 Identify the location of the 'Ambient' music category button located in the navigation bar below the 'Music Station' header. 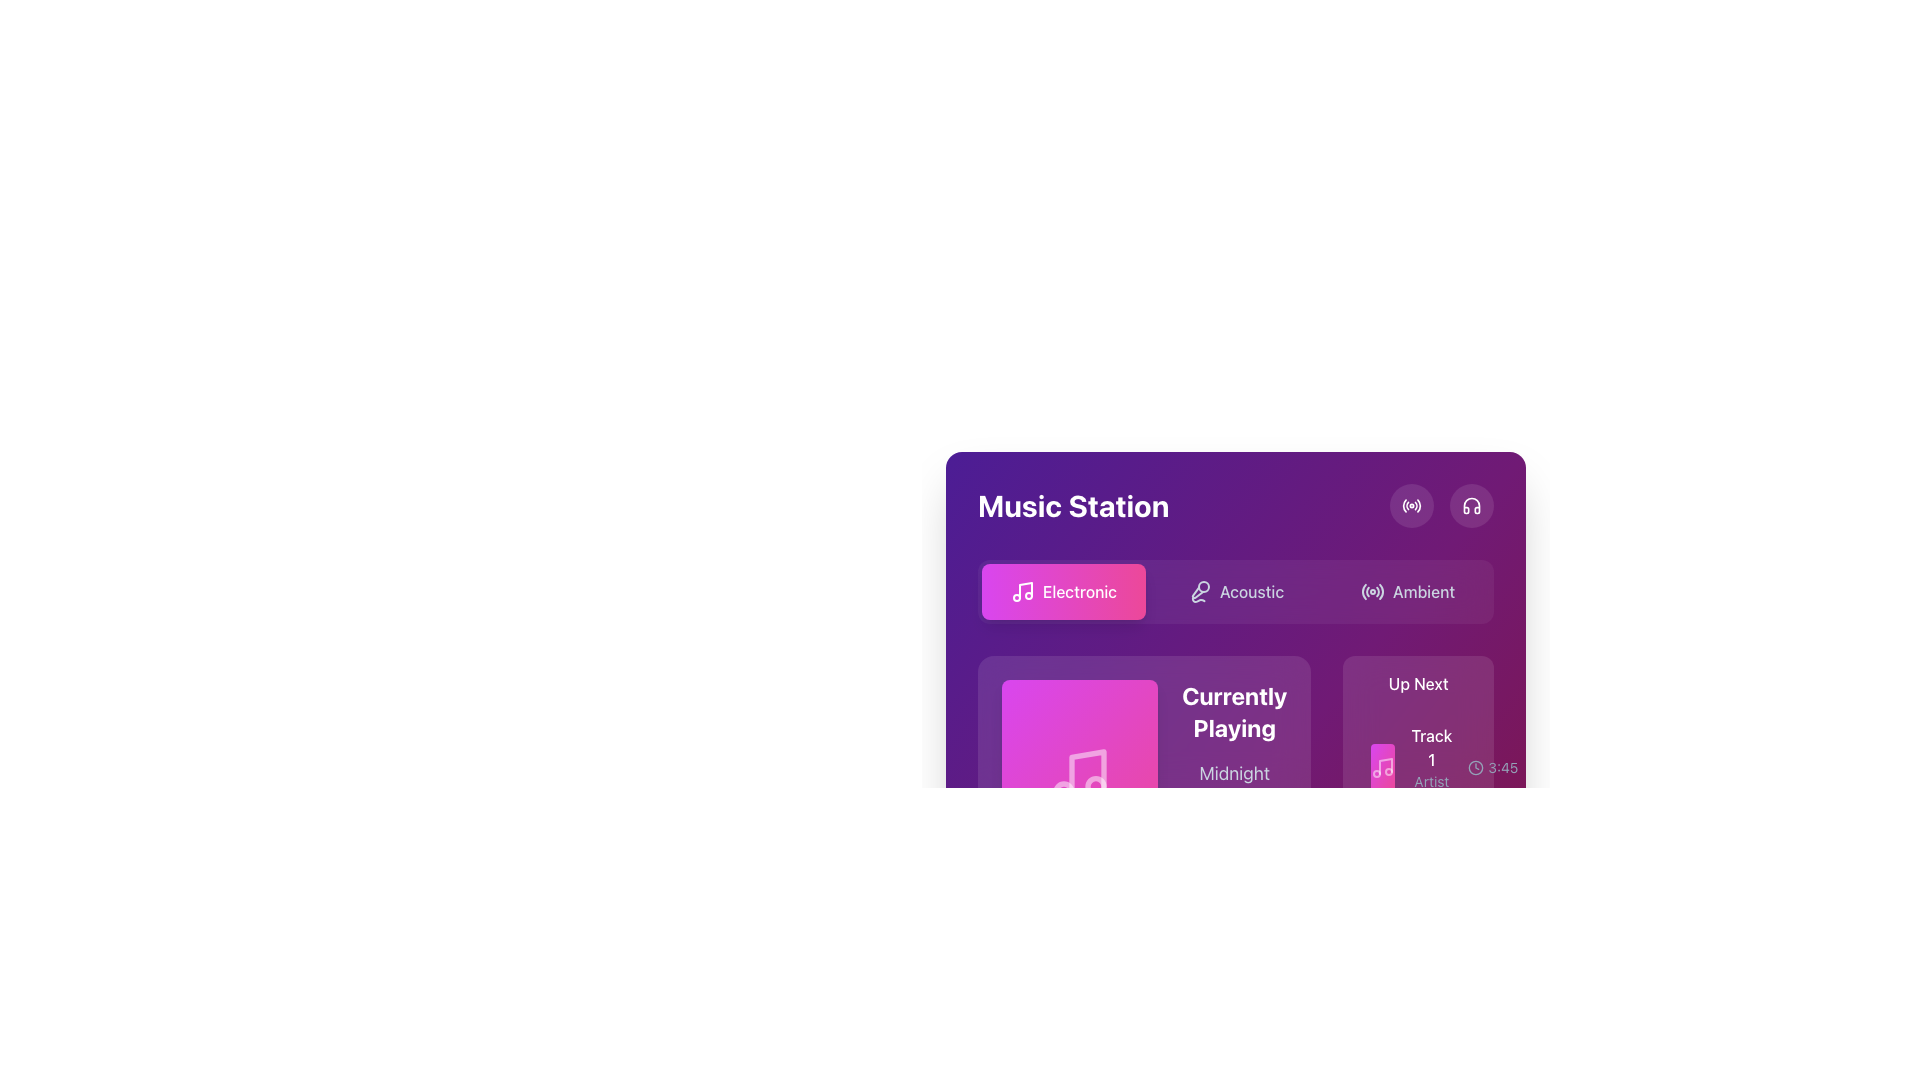
(1406, 590).